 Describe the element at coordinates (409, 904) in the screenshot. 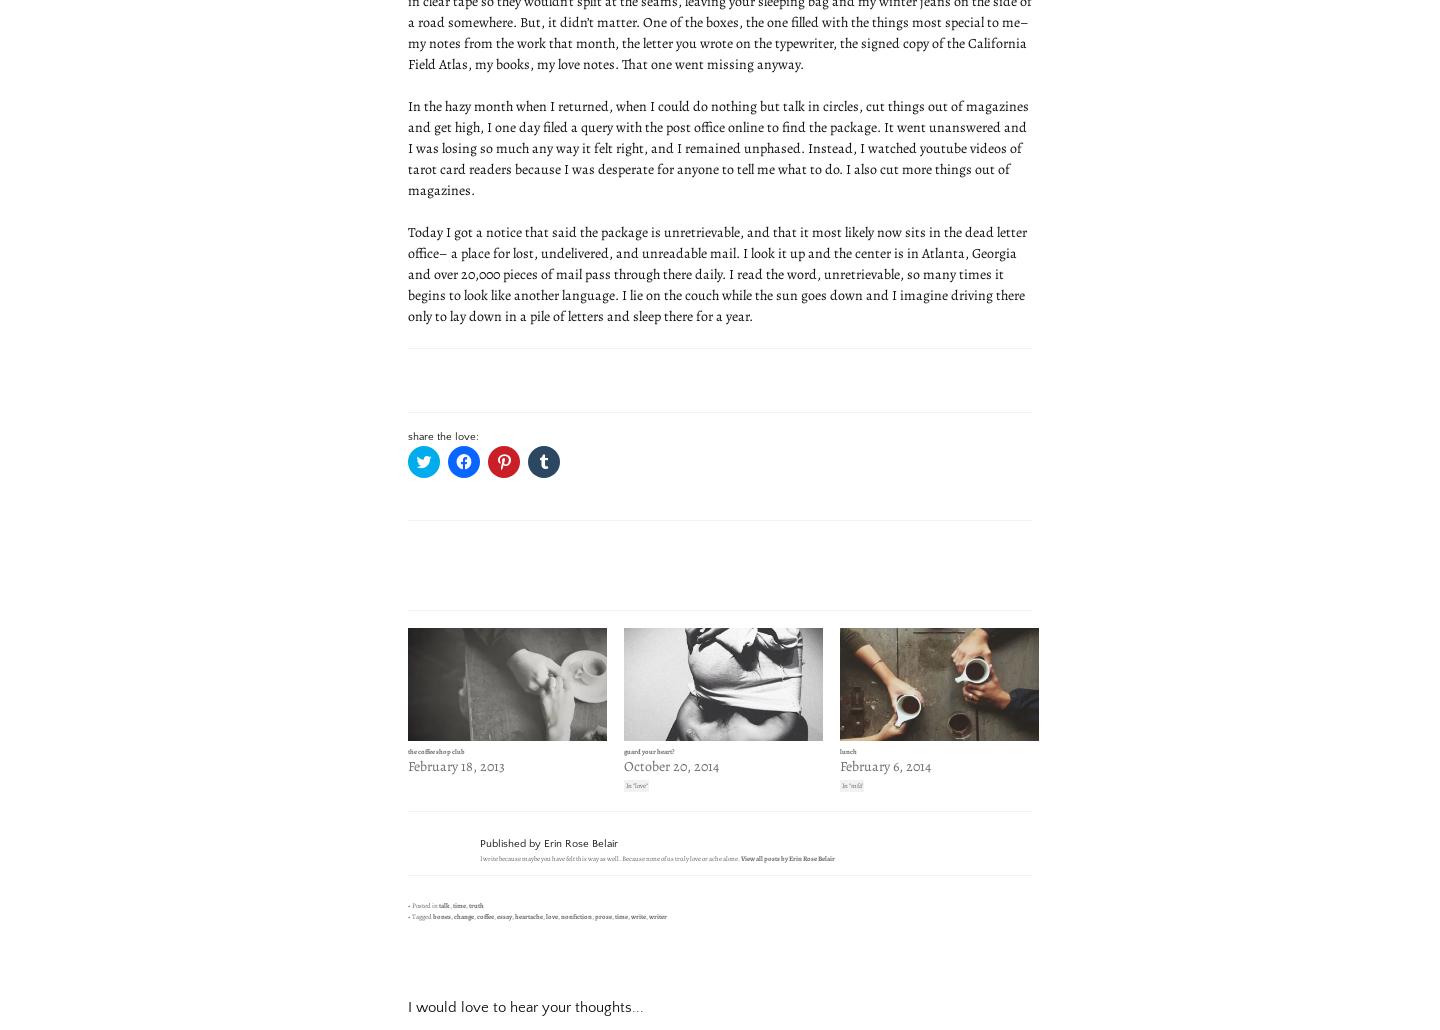

I see `'Posted in'` at that location.